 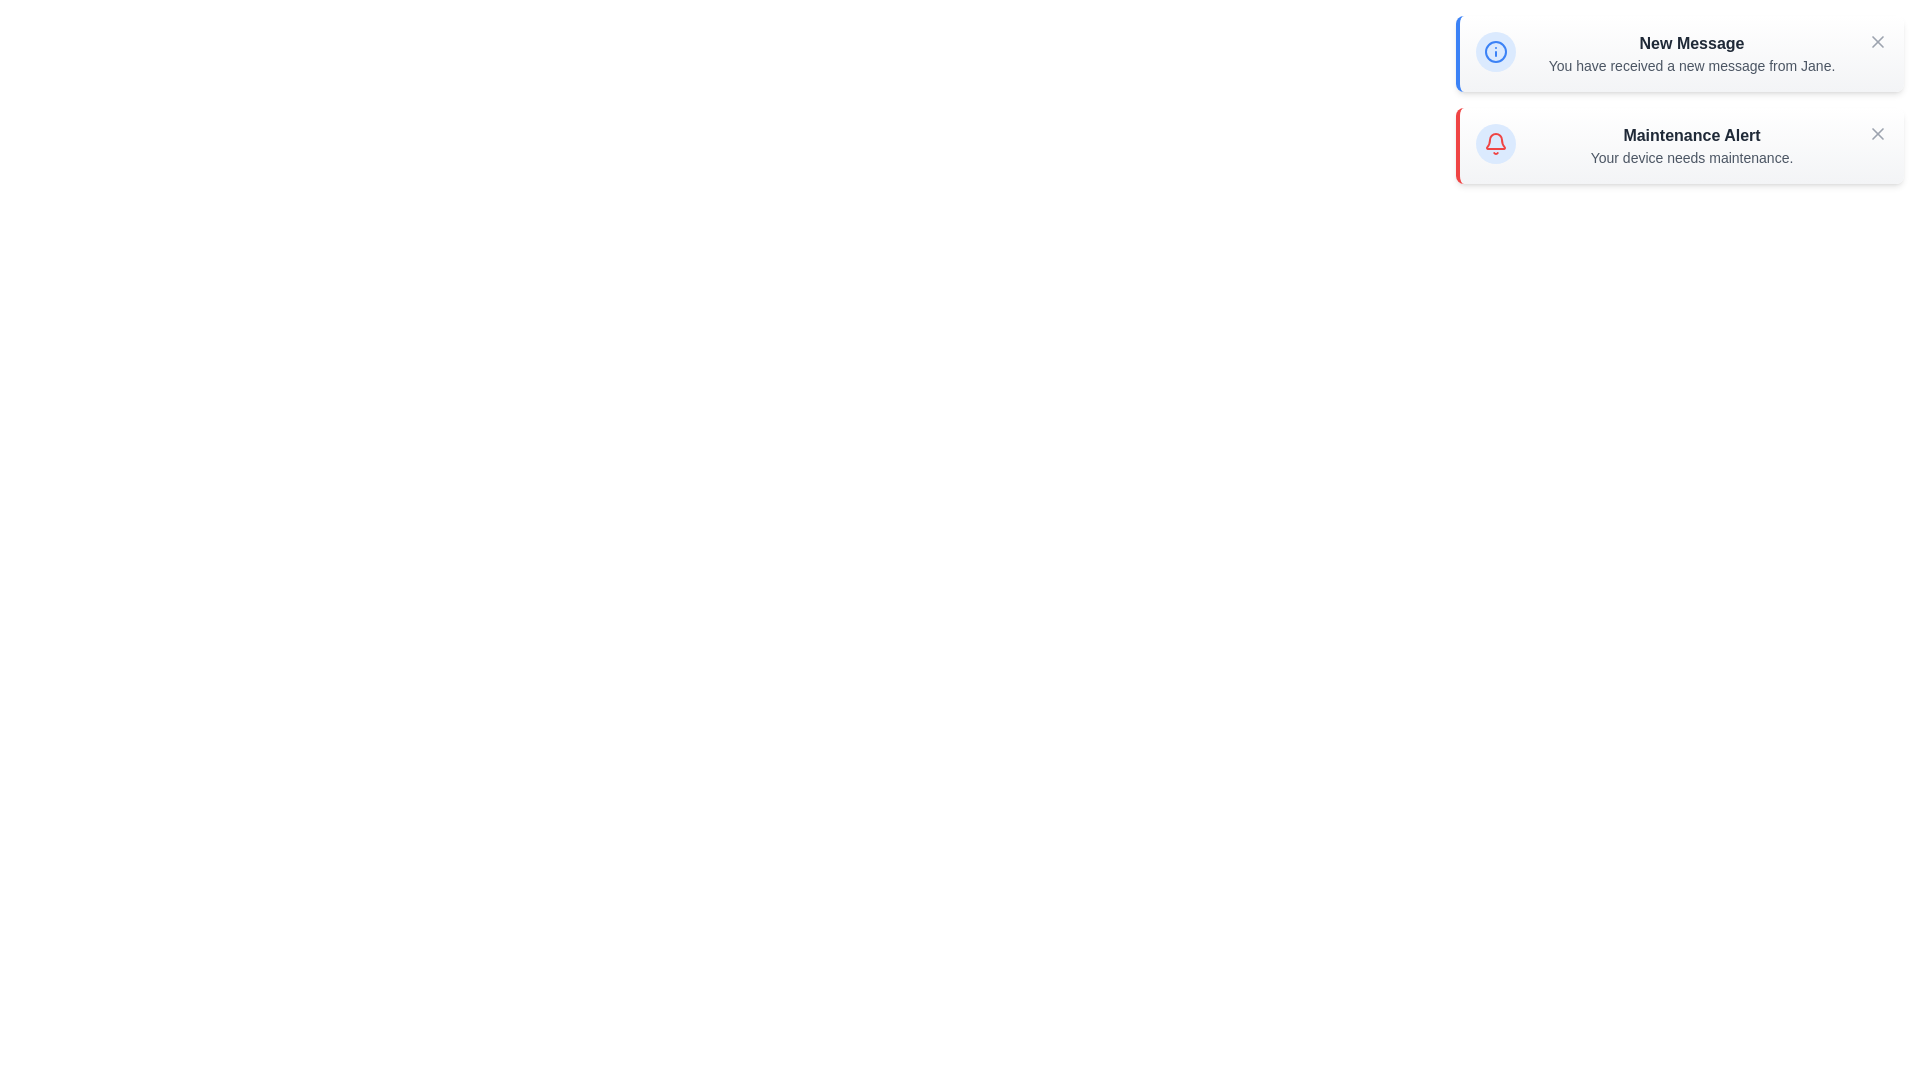 I want to click on the notification to read its contents, so click(x=1680, y=53).